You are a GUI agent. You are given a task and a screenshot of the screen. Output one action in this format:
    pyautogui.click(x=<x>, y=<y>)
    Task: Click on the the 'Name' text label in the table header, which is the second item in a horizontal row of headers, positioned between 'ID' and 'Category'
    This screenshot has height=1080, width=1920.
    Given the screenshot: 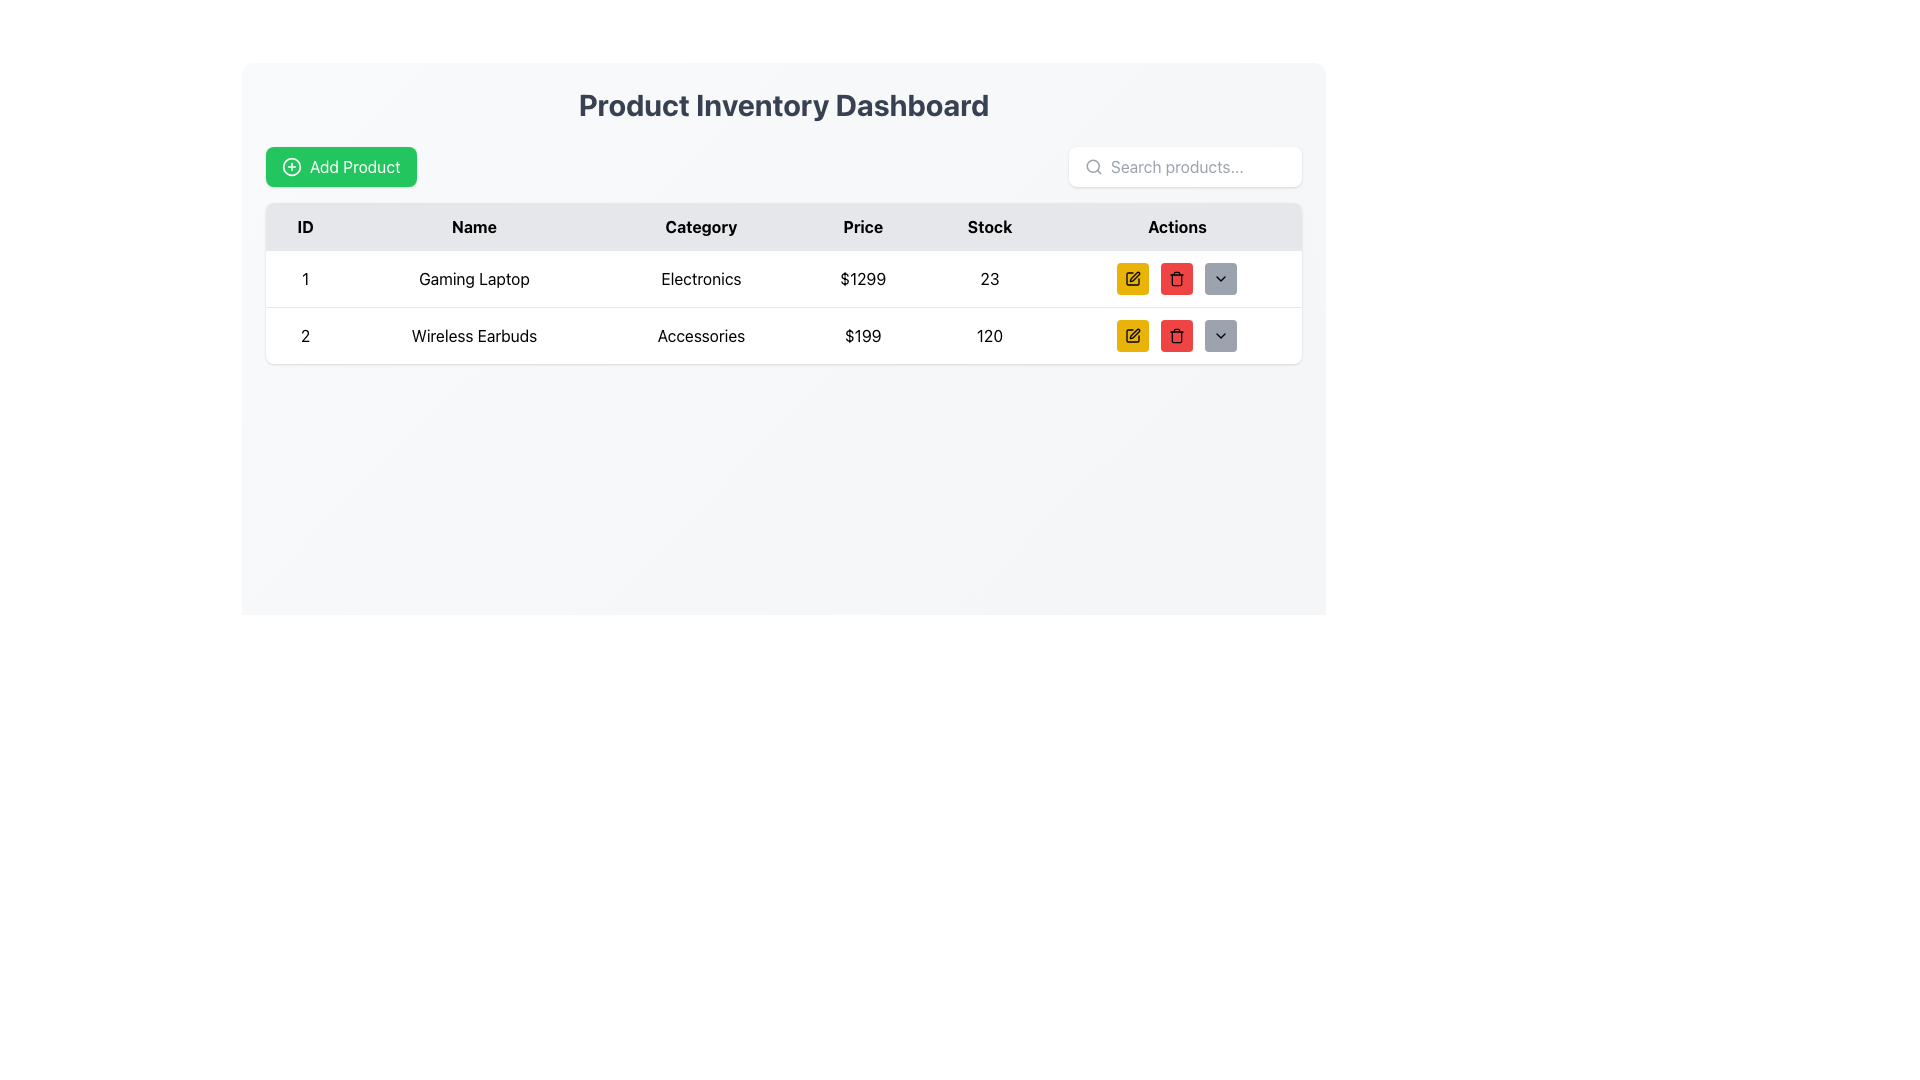 What is the action you would take?
    pyautogui.click(x=473, y=226)
    